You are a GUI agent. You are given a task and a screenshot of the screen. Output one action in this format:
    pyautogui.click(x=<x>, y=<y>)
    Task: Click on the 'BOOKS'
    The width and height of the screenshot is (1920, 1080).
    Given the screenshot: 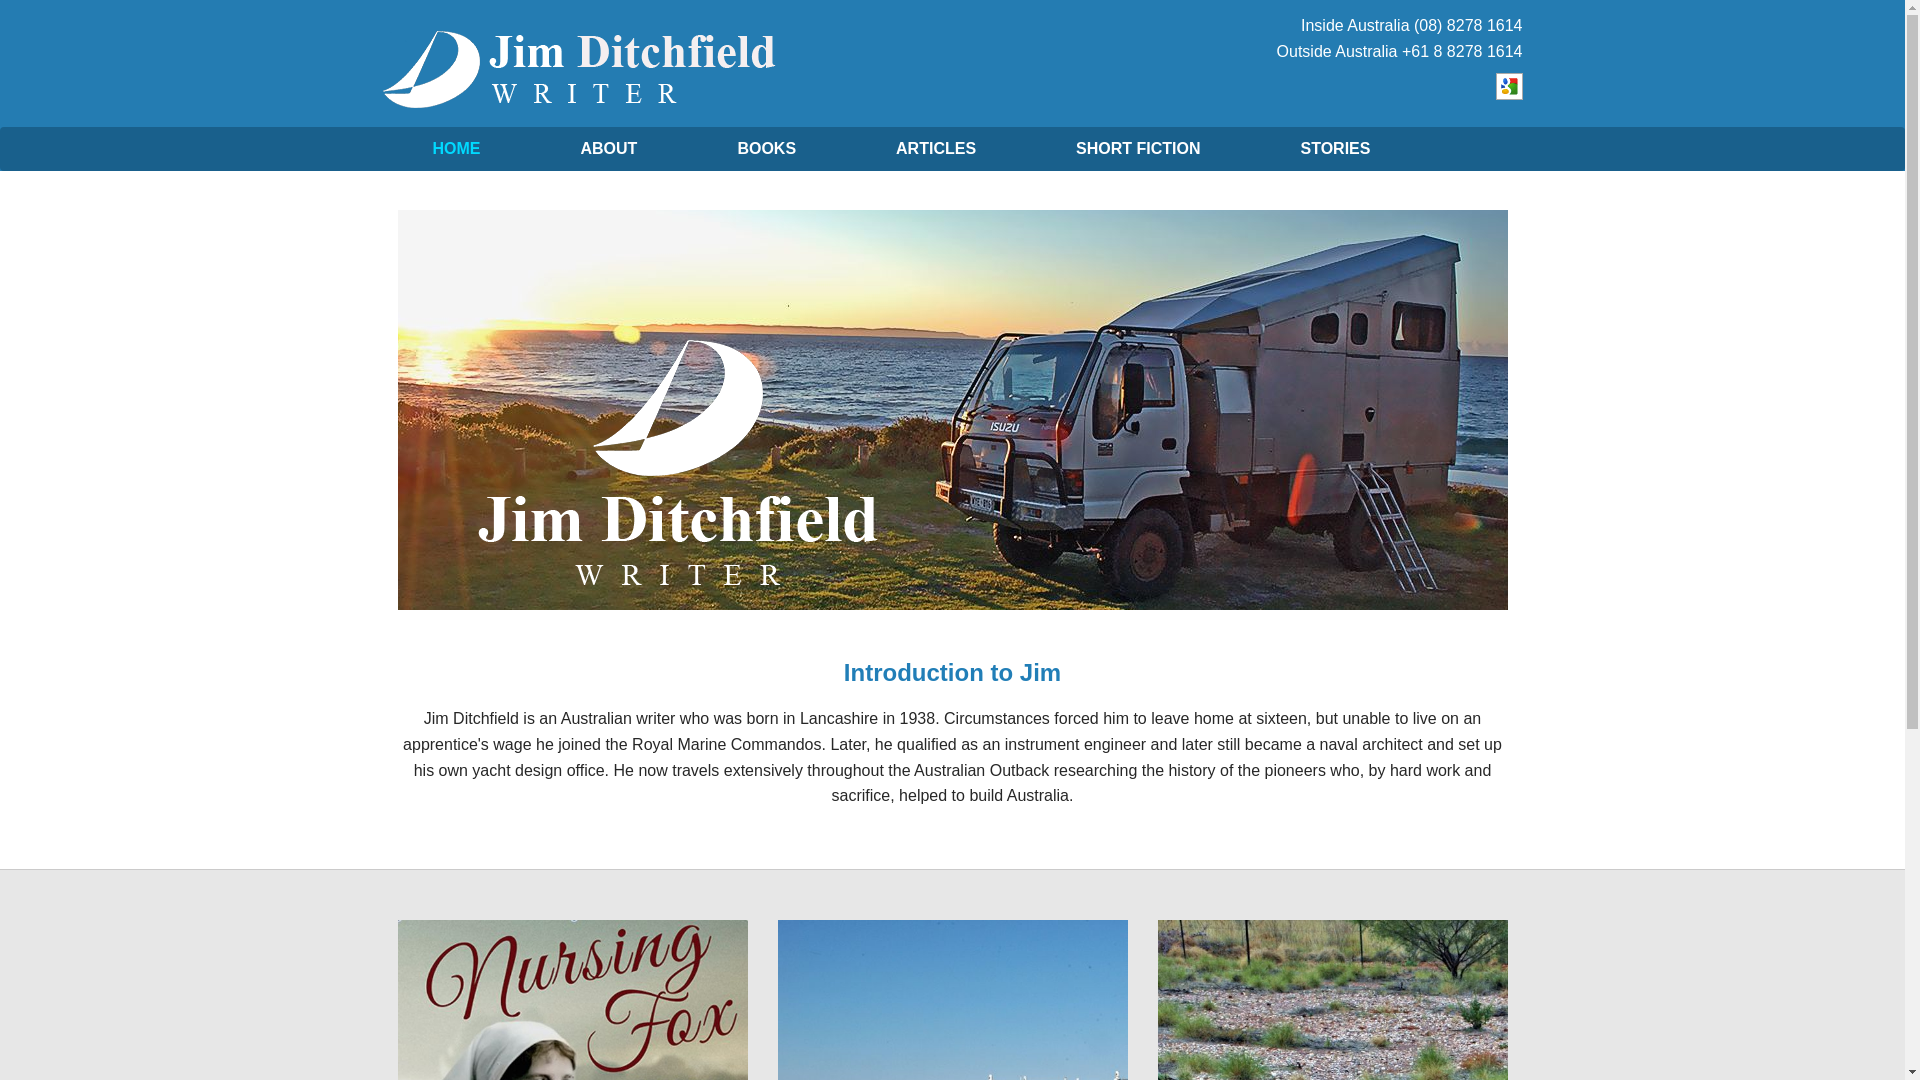 What is the action you would take?
    pyautogui.click(x=765, y=148)
    